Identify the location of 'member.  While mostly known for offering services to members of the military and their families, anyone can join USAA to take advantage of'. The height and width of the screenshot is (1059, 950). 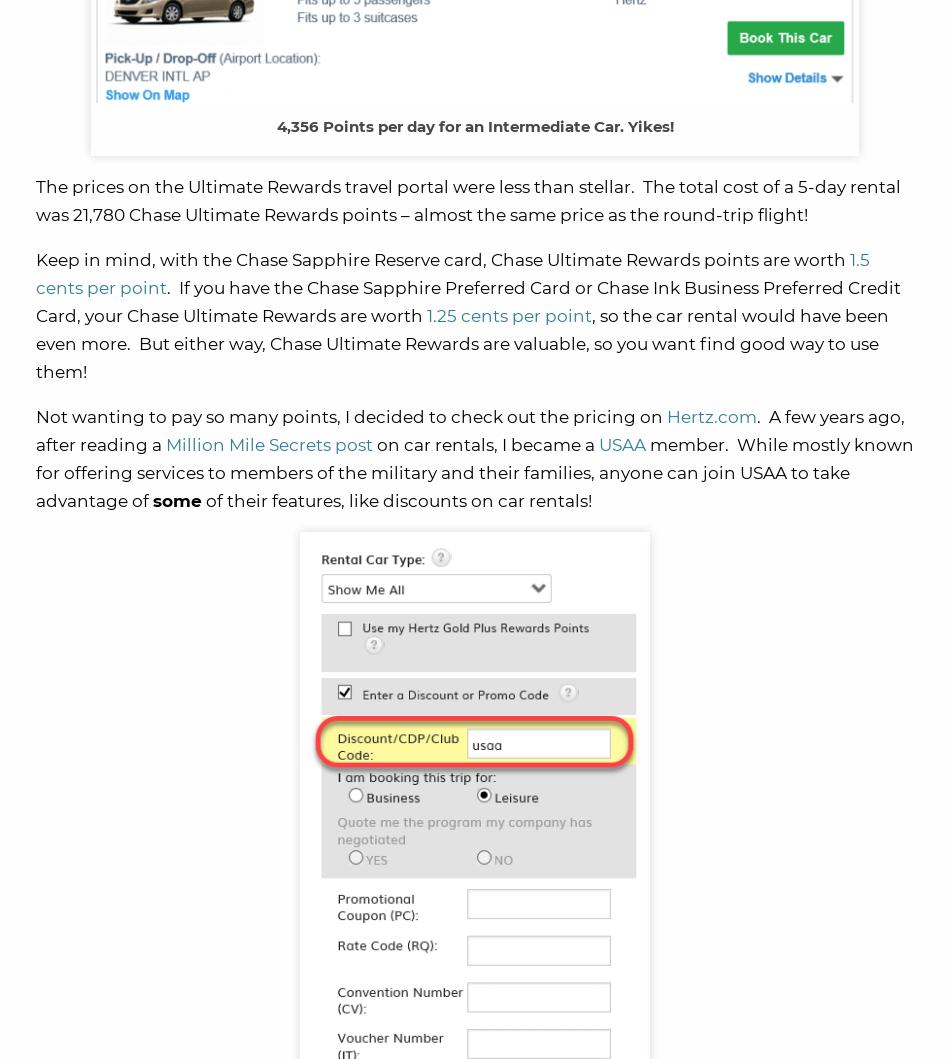
(475, 472).